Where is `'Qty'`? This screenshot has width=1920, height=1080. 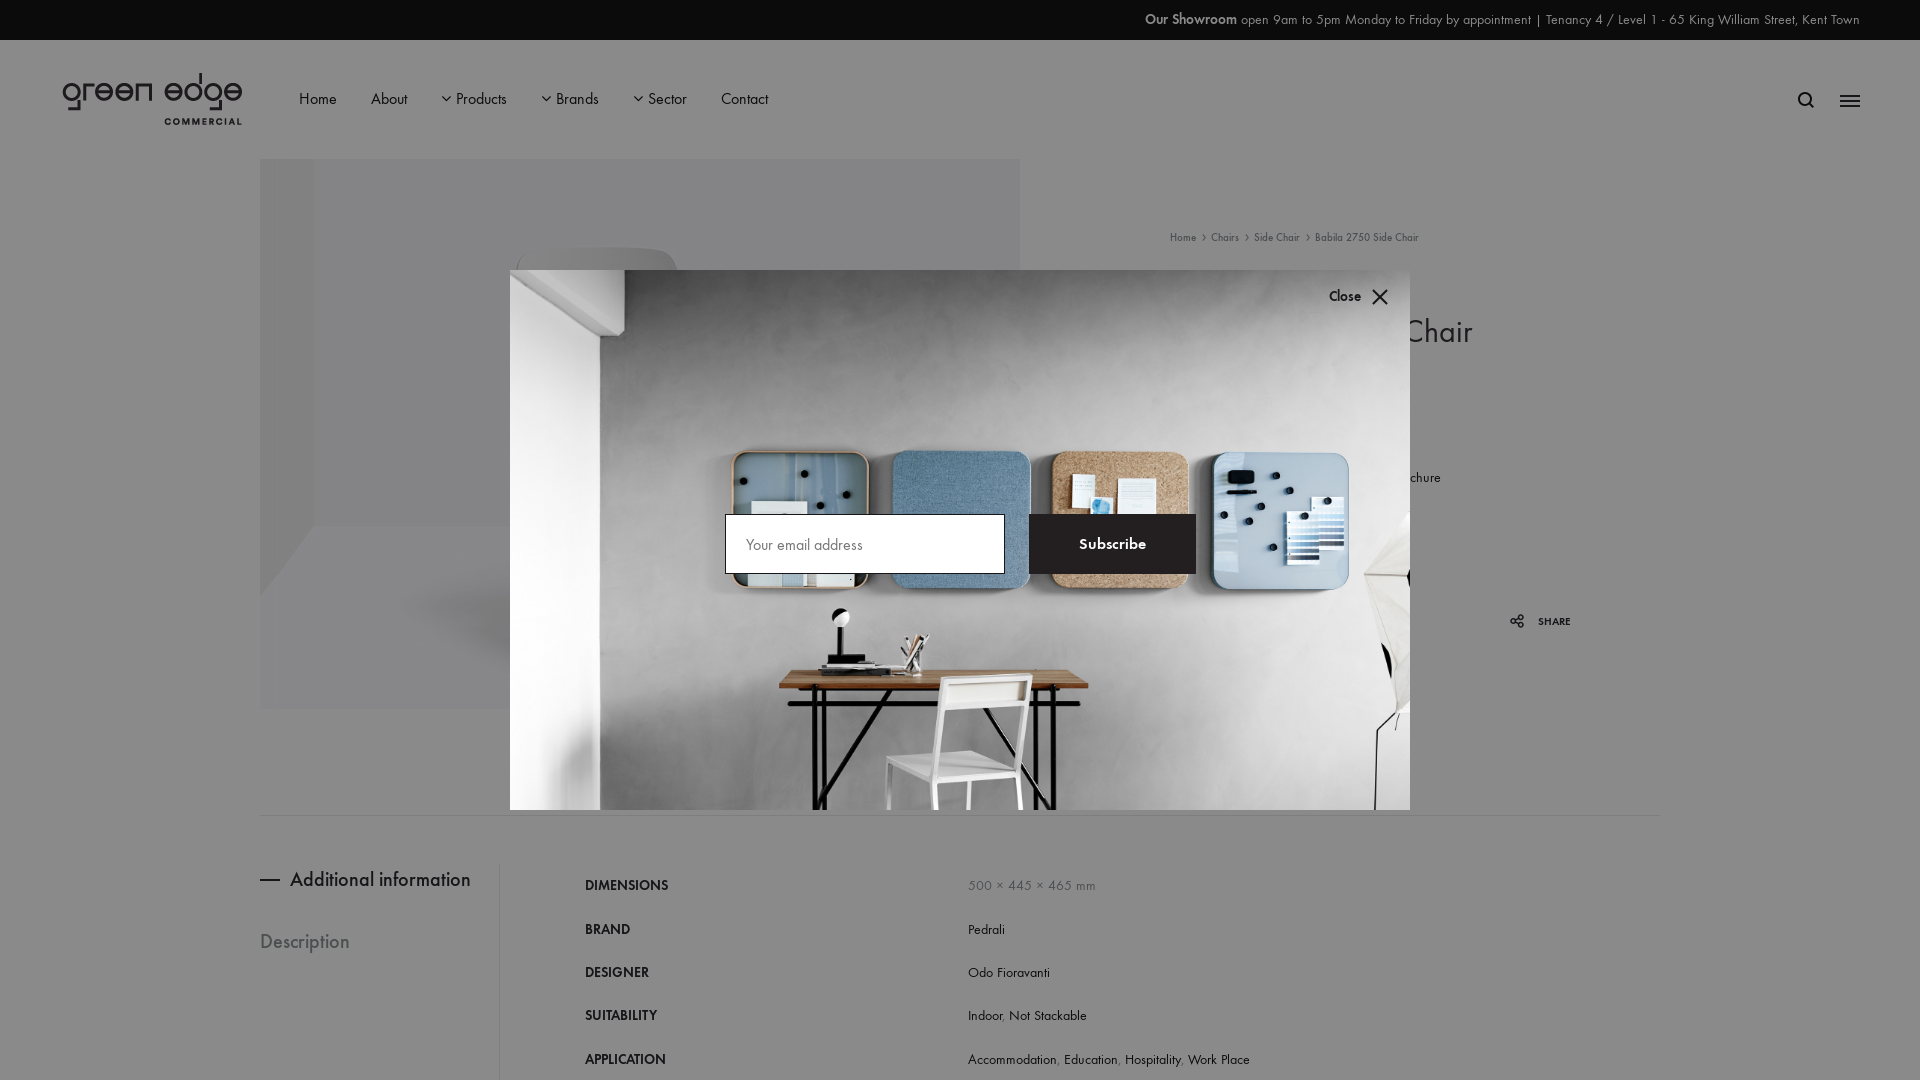 'Qty' is located at coordinates (1235, 544).